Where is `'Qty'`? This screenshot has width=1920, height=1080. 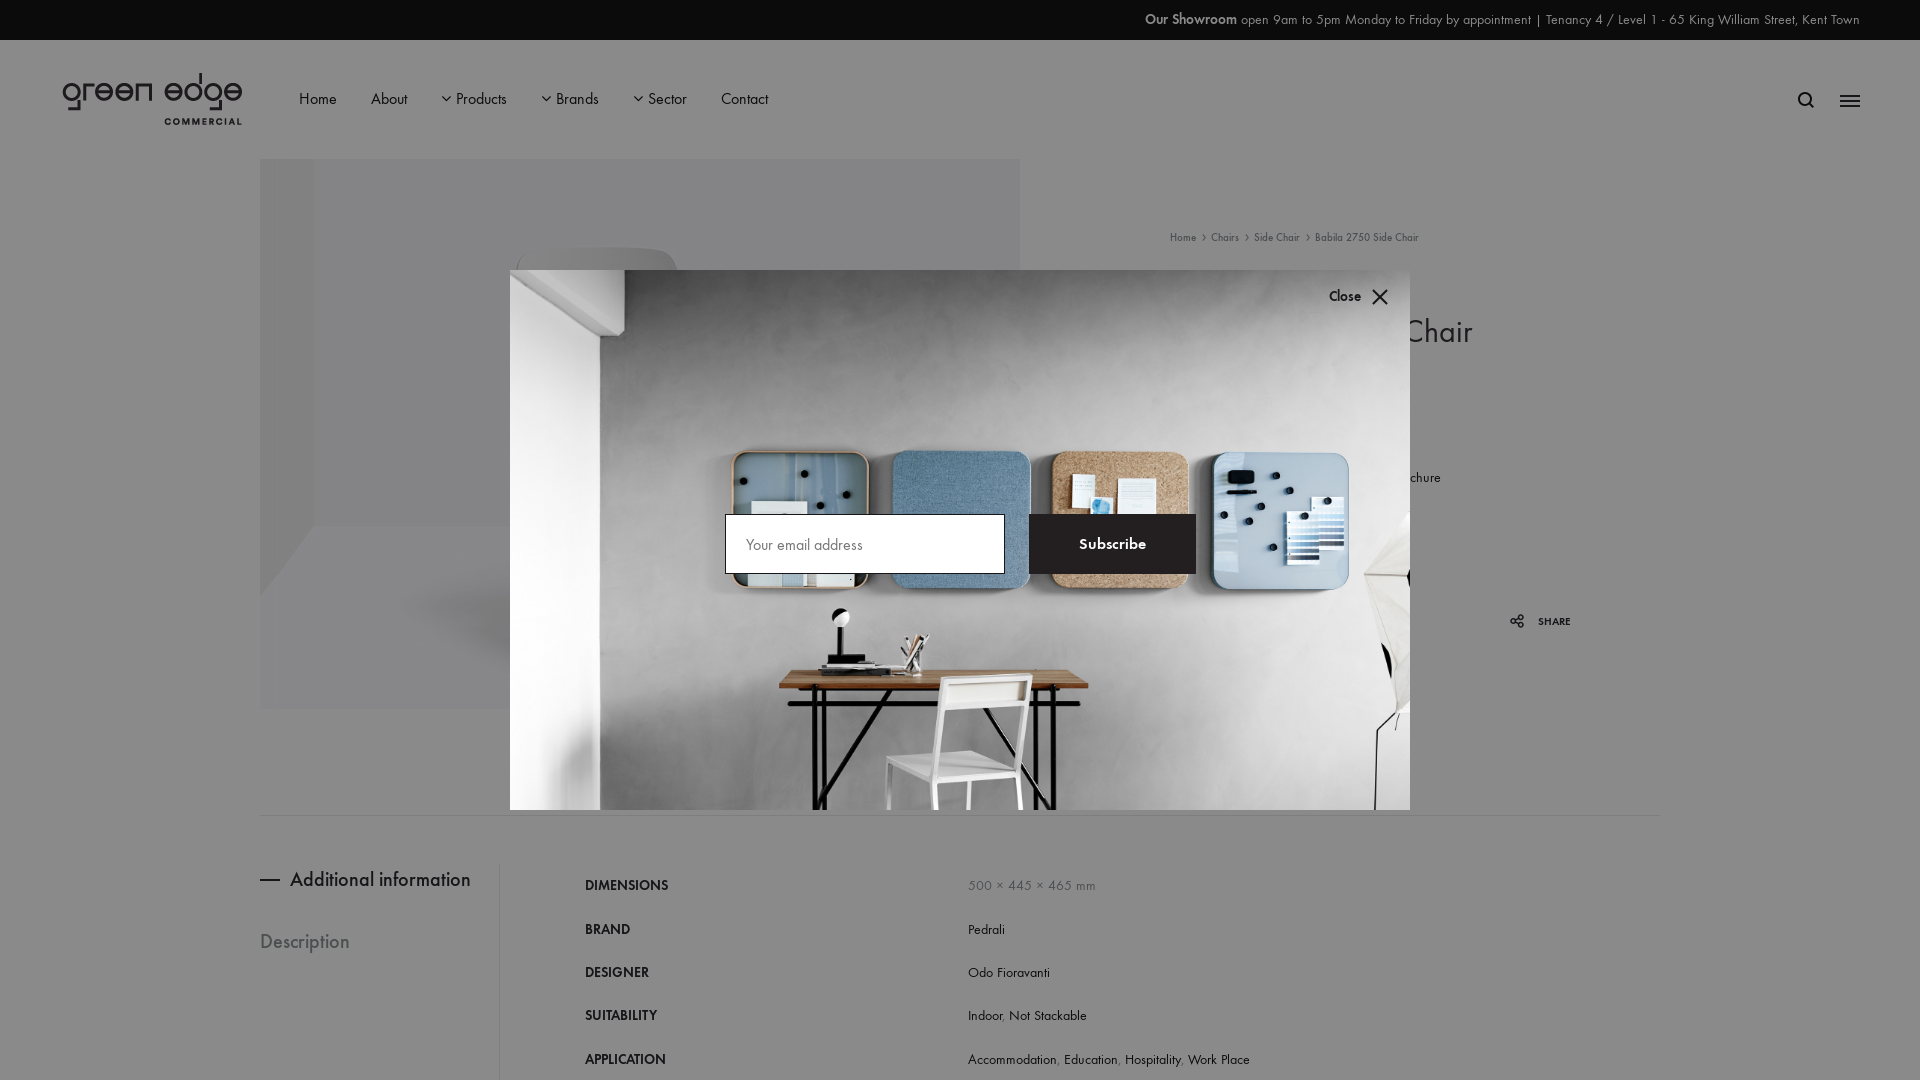 'Qty' is located at coordinates (1235, 544).